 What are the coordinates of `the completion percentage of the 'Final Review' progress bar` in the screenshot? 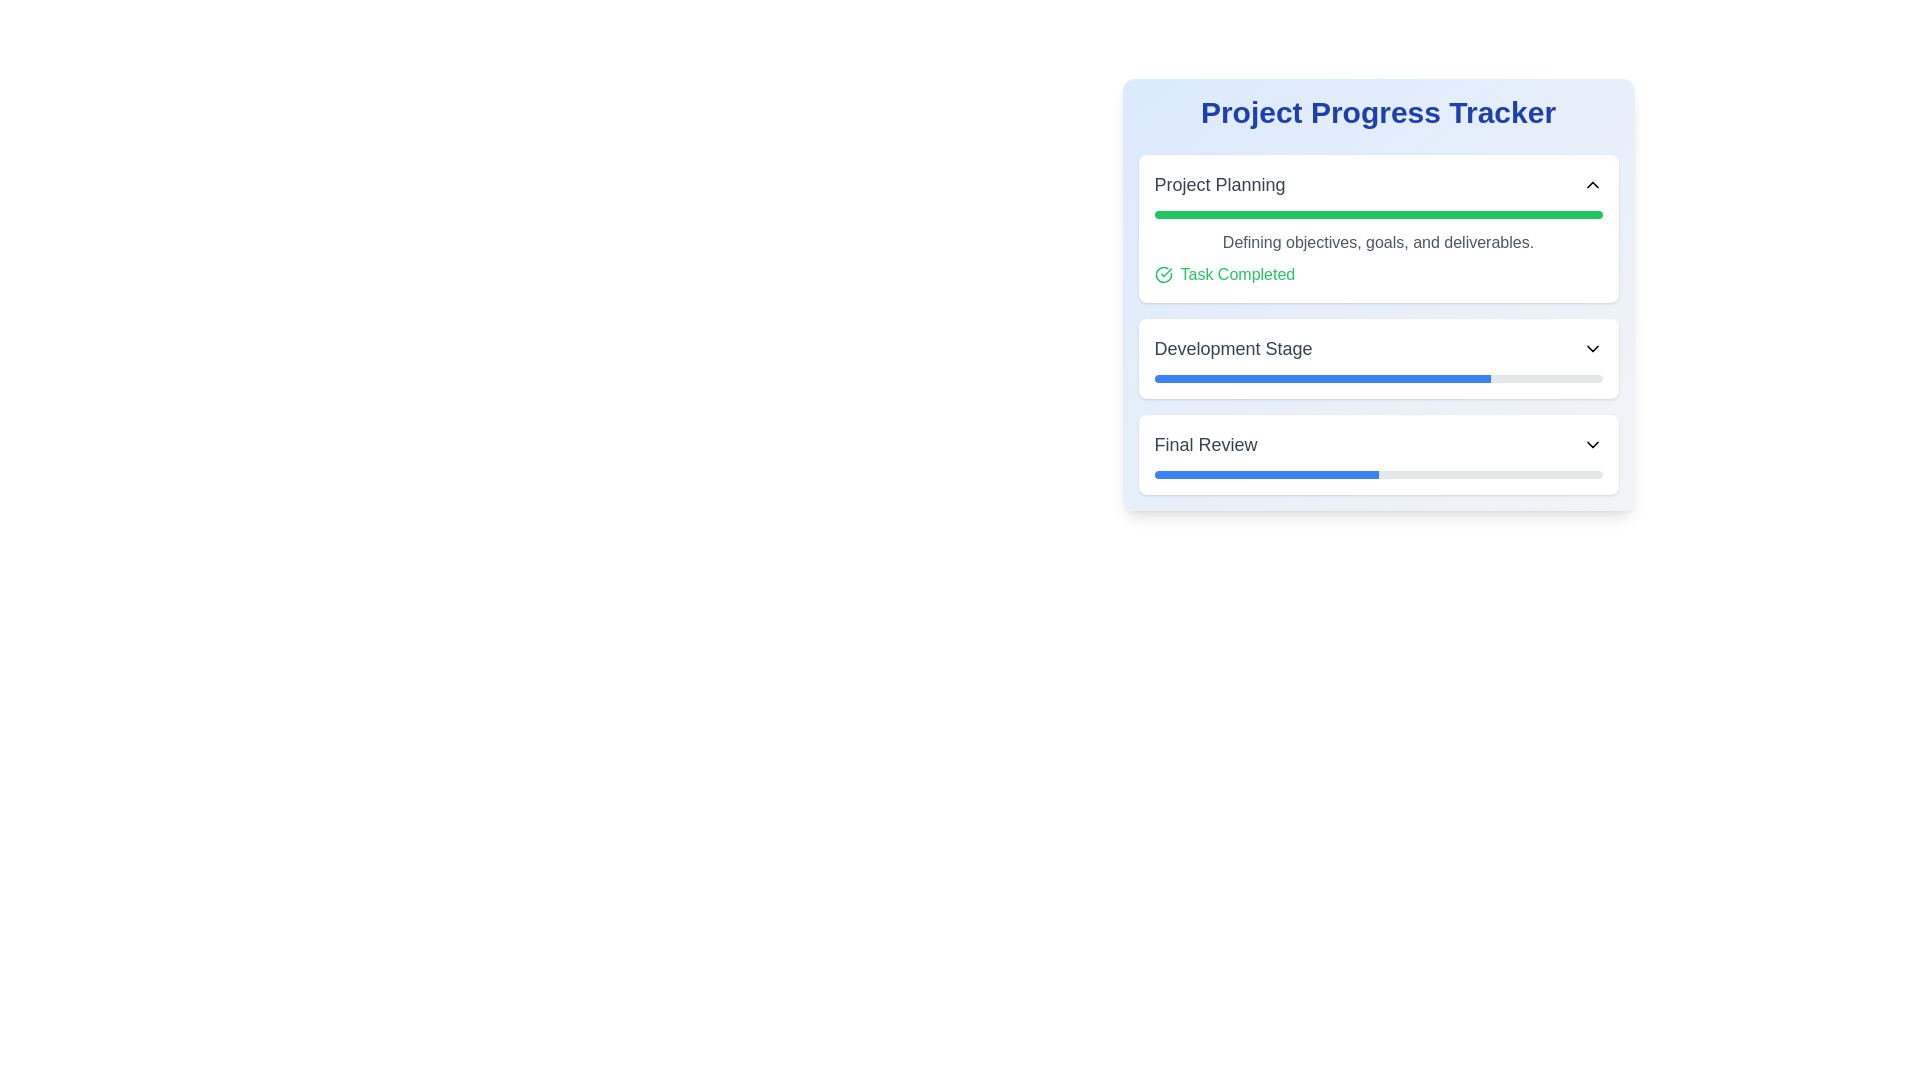 It's located at (1547, 474).